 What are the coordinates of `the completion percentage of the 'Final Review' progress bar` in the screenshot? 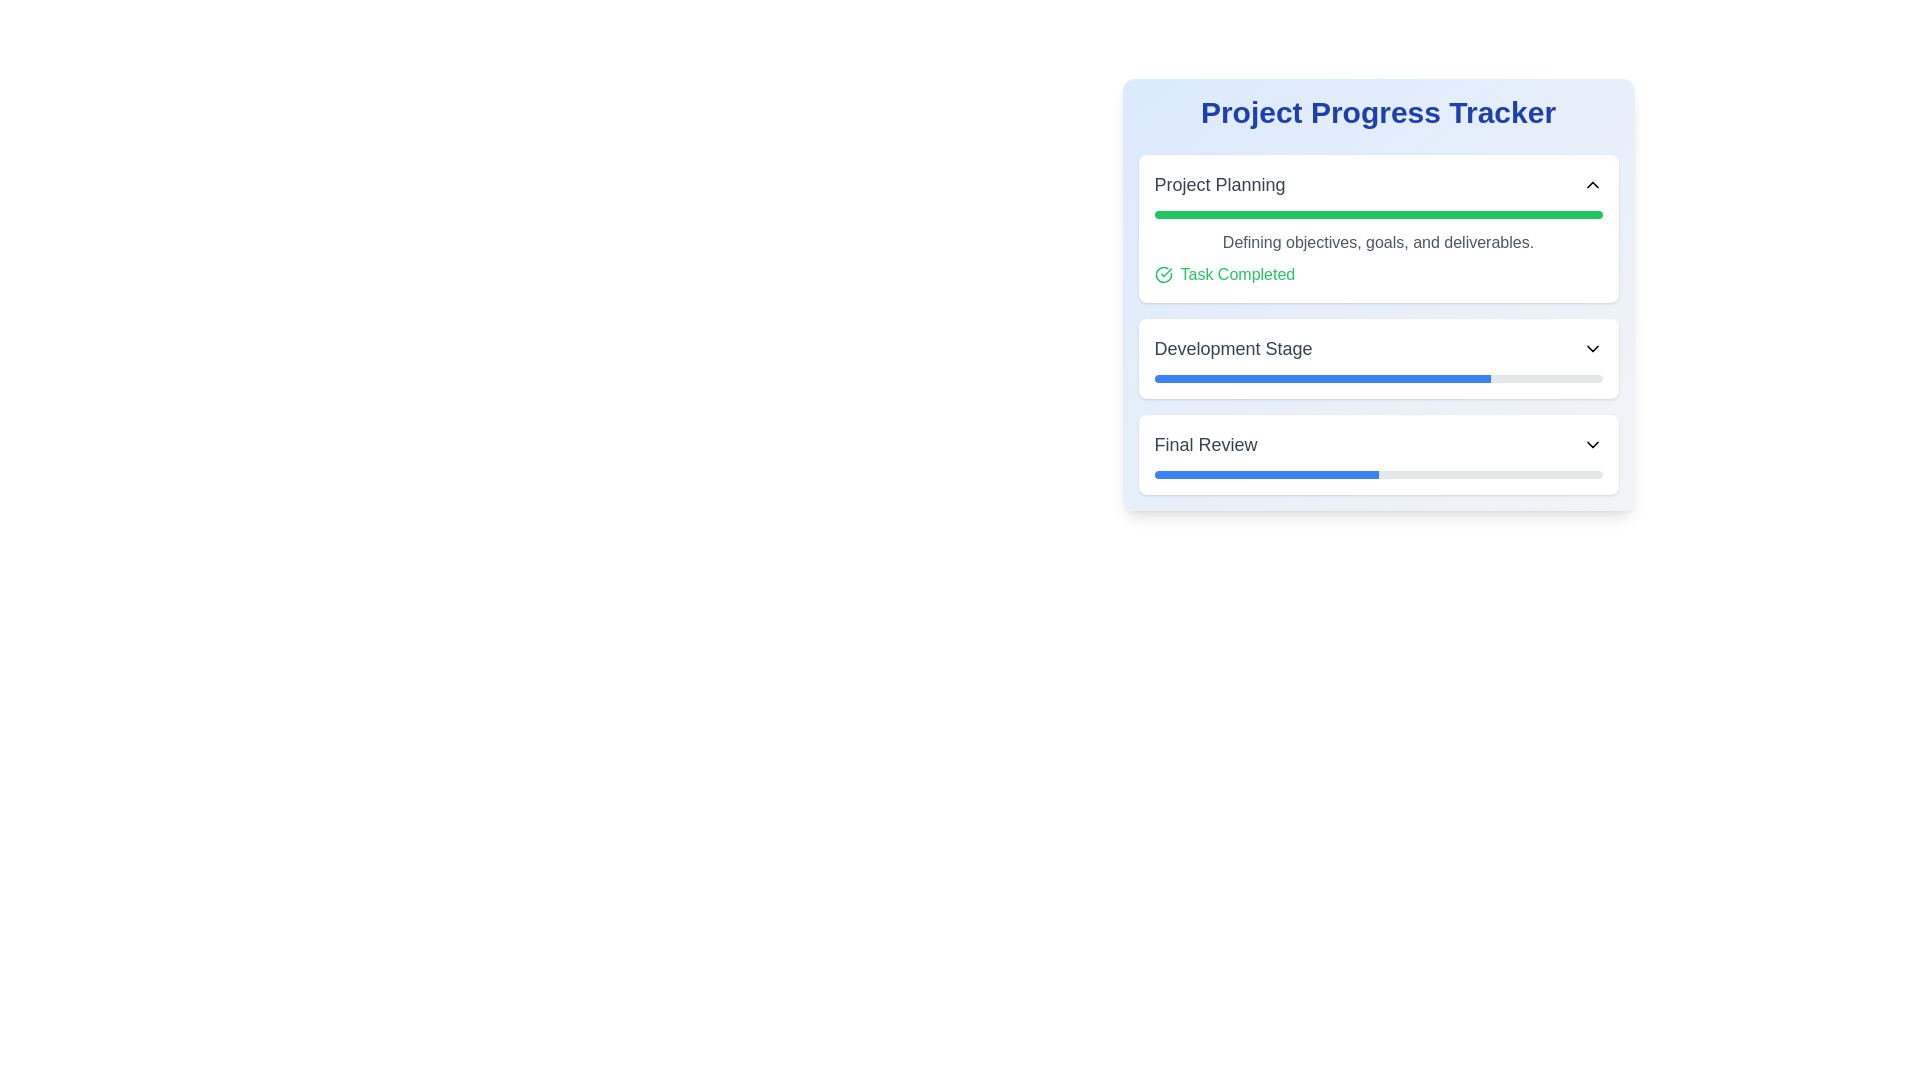 It's located at (1547, 474).